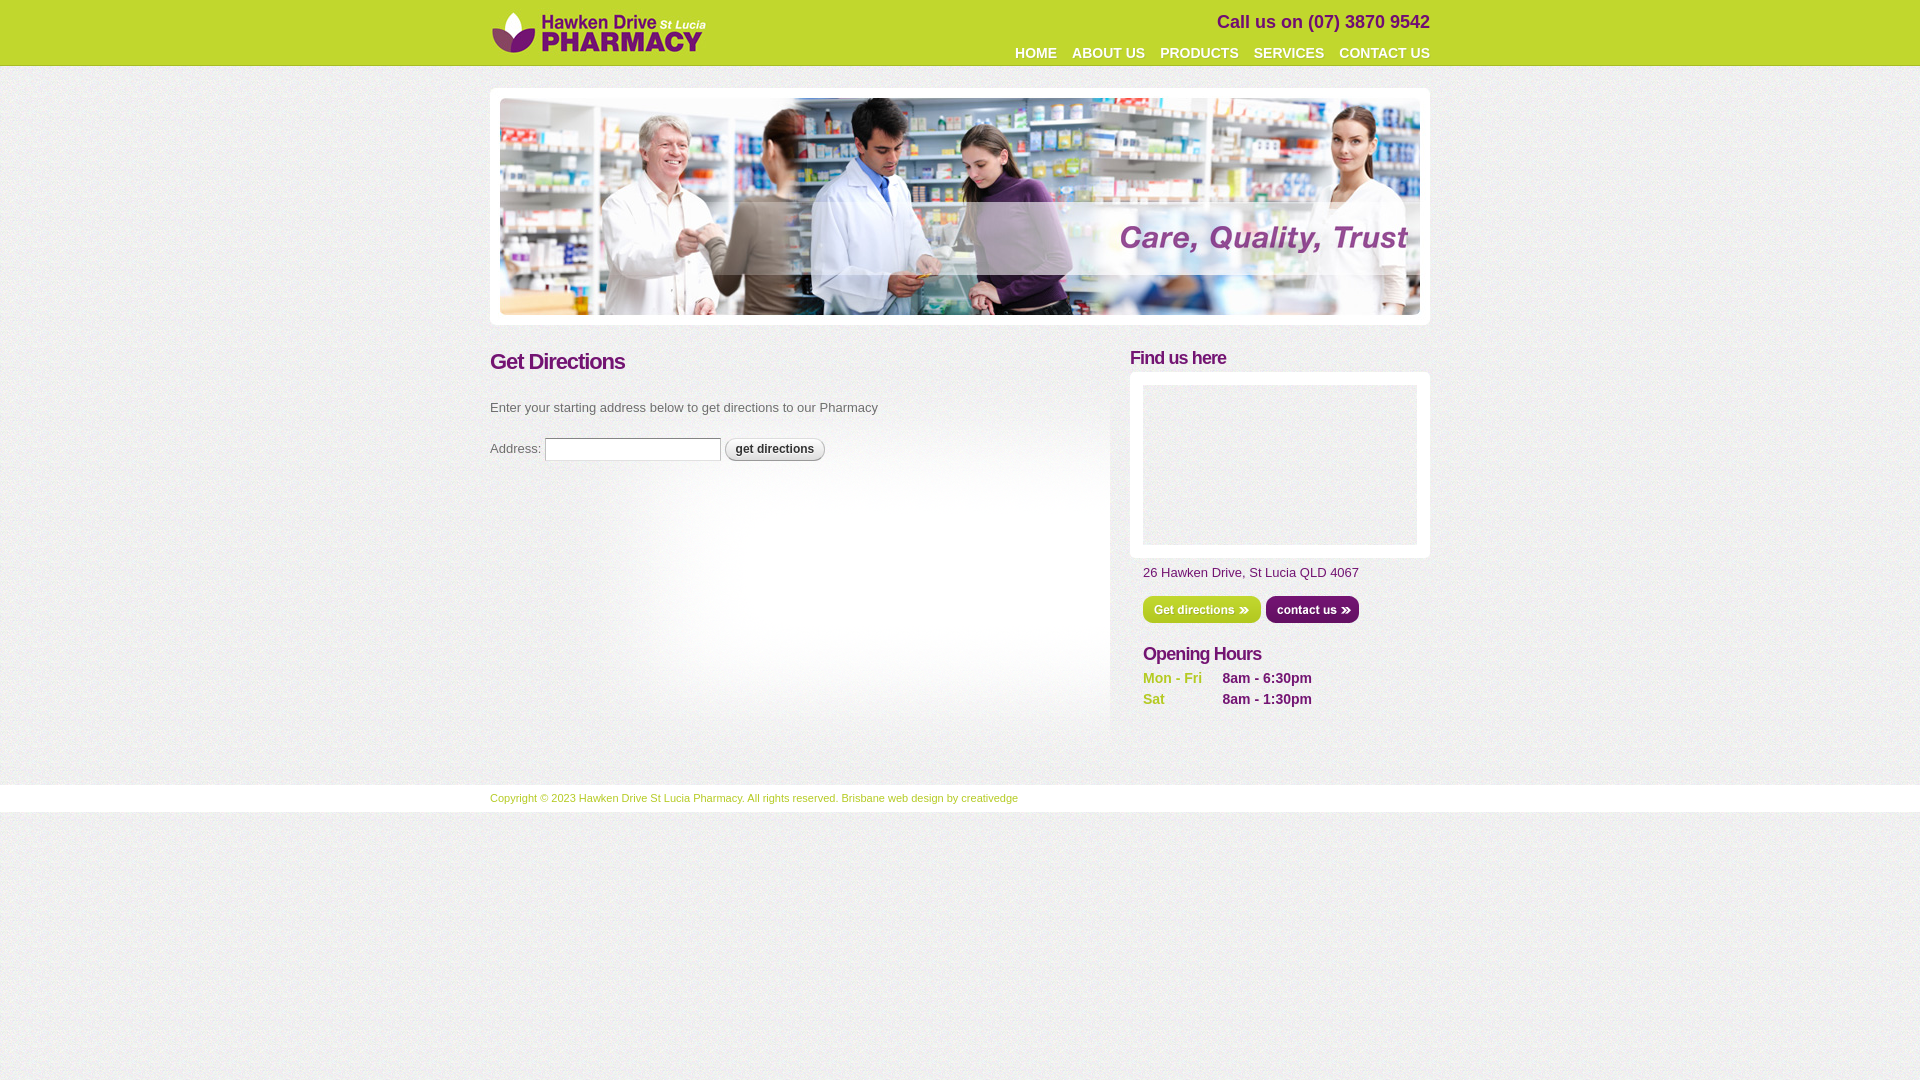 This screenshot has width=1920, height=1080. I want to click on 'CONTACT US', so click(1383, 52).